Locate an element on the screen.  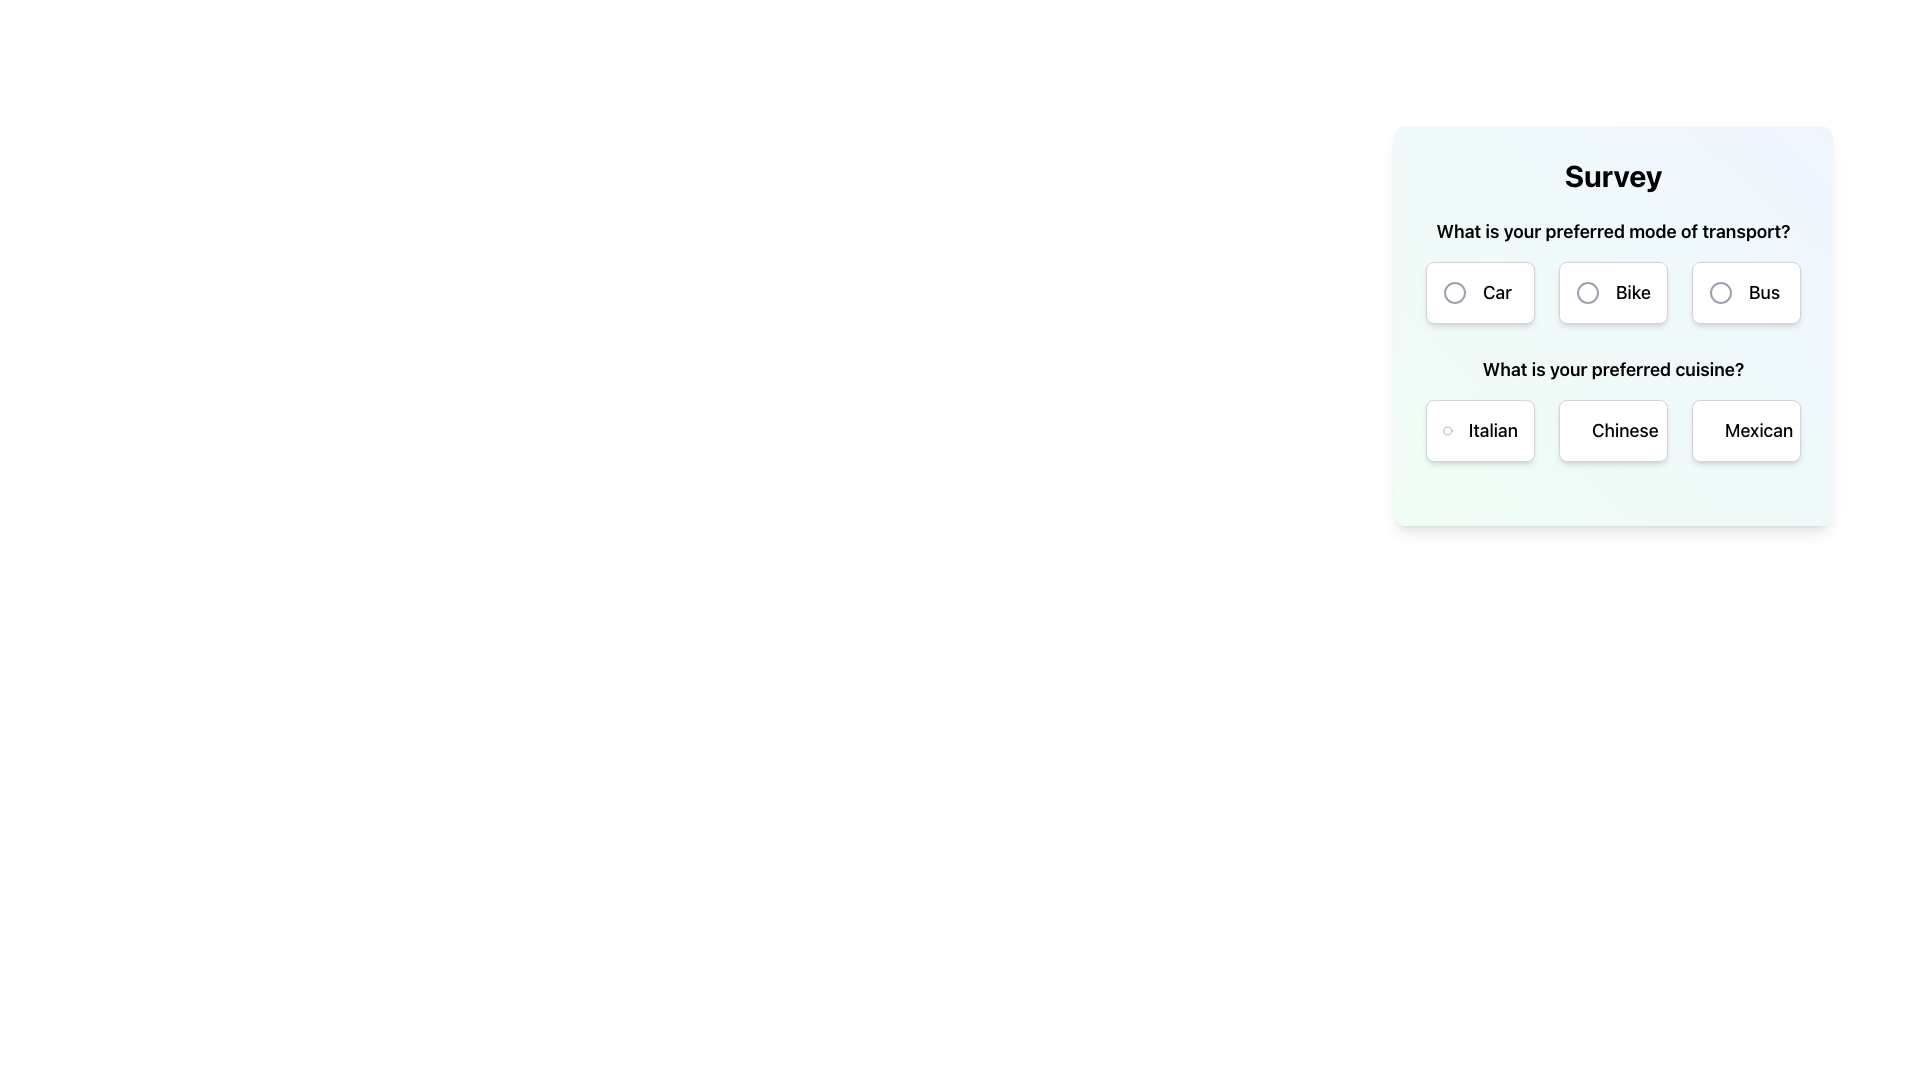
the radio button labeled 'Car' is located at coordinates (1480, 293).